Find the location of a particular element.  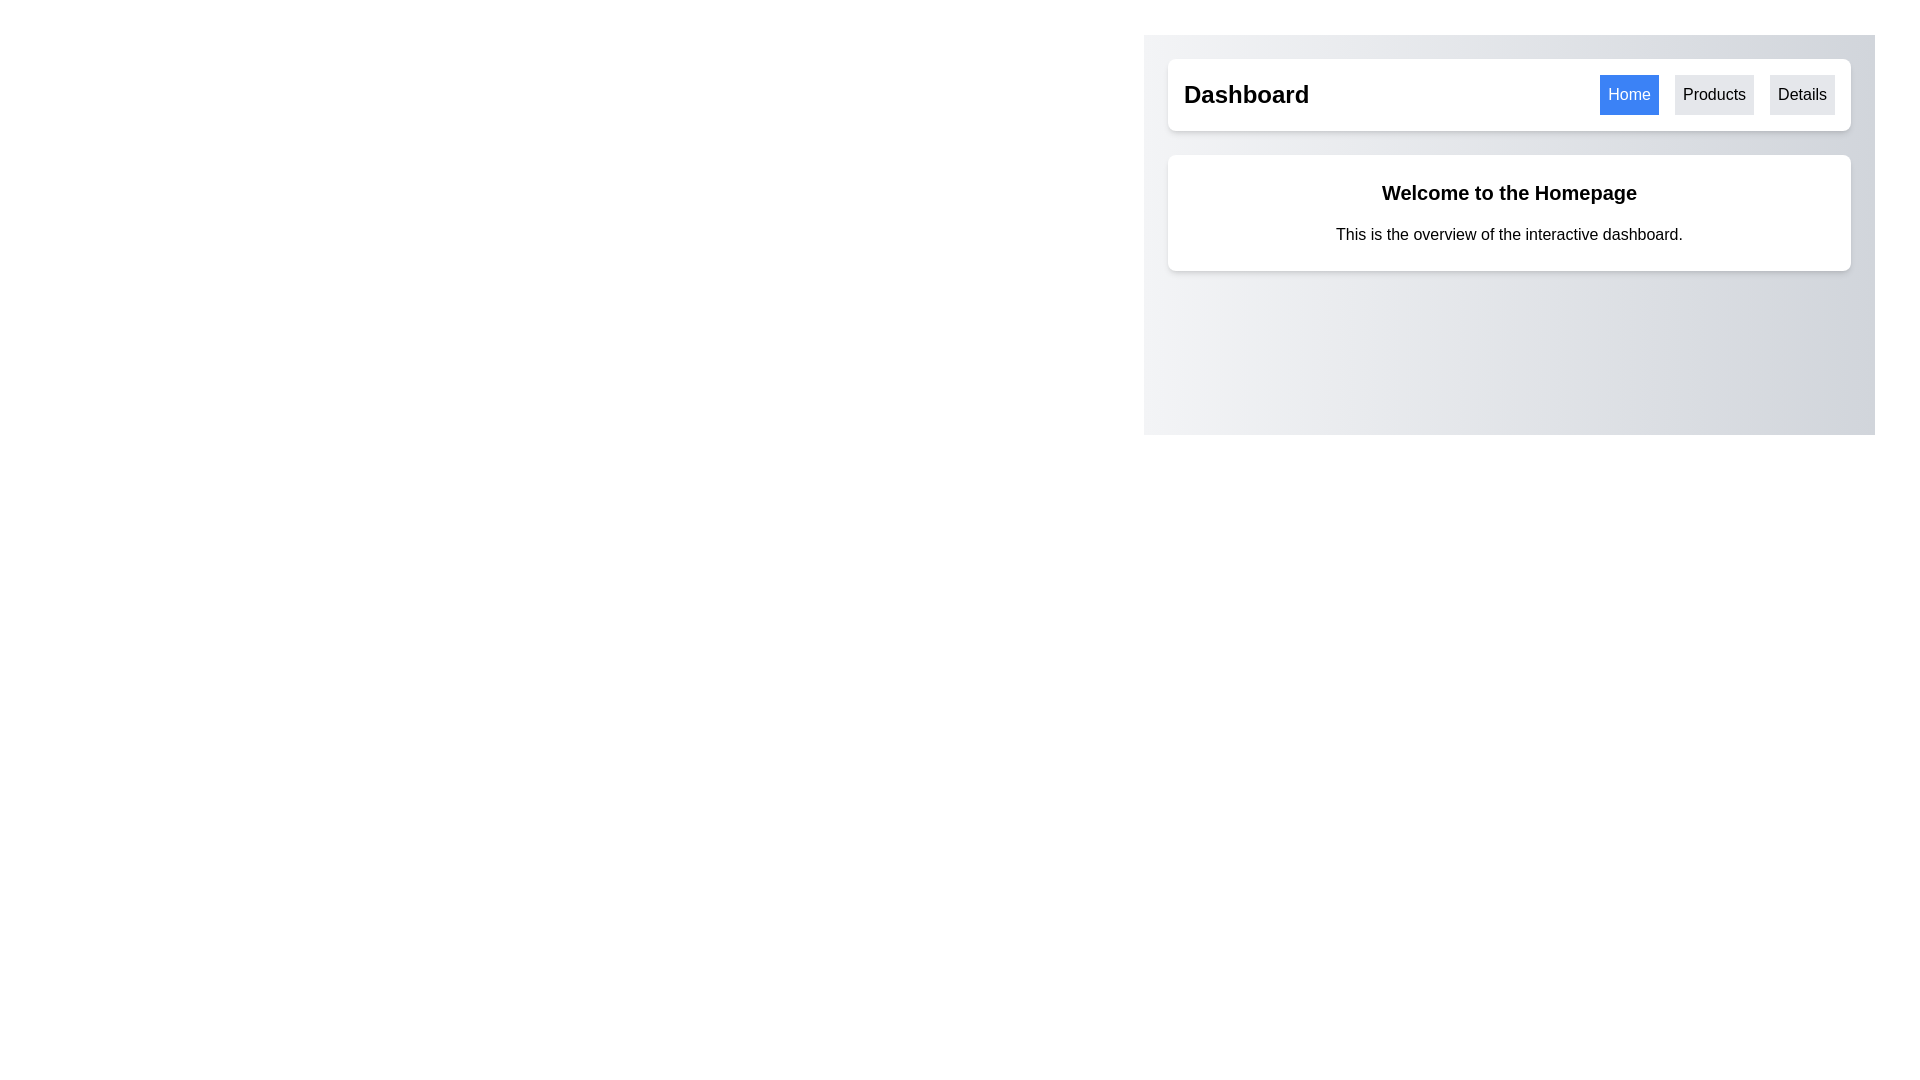

the 'Details' button in the upper-right navigation bar is located at coordinates (1802, 95).